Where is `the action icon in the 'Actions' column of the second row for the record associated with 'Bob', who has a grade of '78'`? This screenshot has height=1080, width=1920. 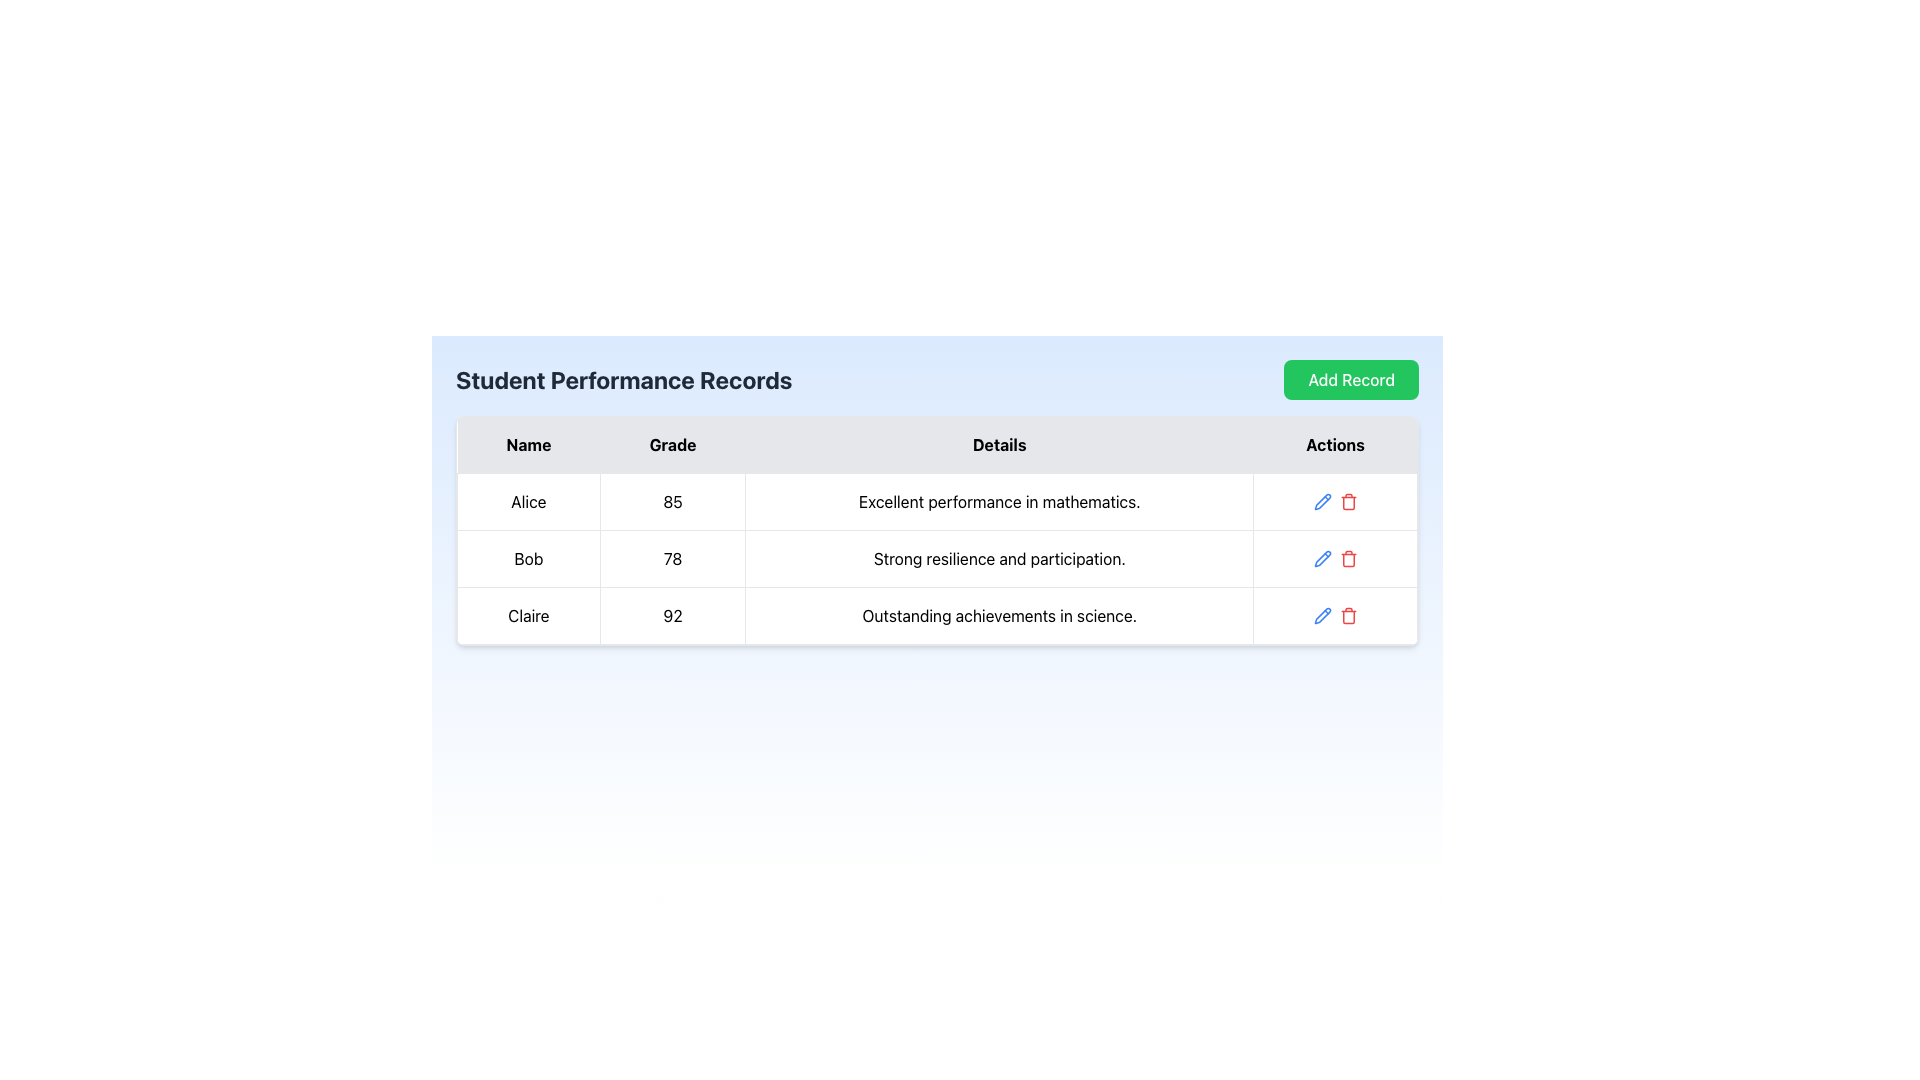
the action icon in the 'Actions' column of the second row for the record associated with 'Bob', who has a grade of '78' is located at coordinates (1335, 559).